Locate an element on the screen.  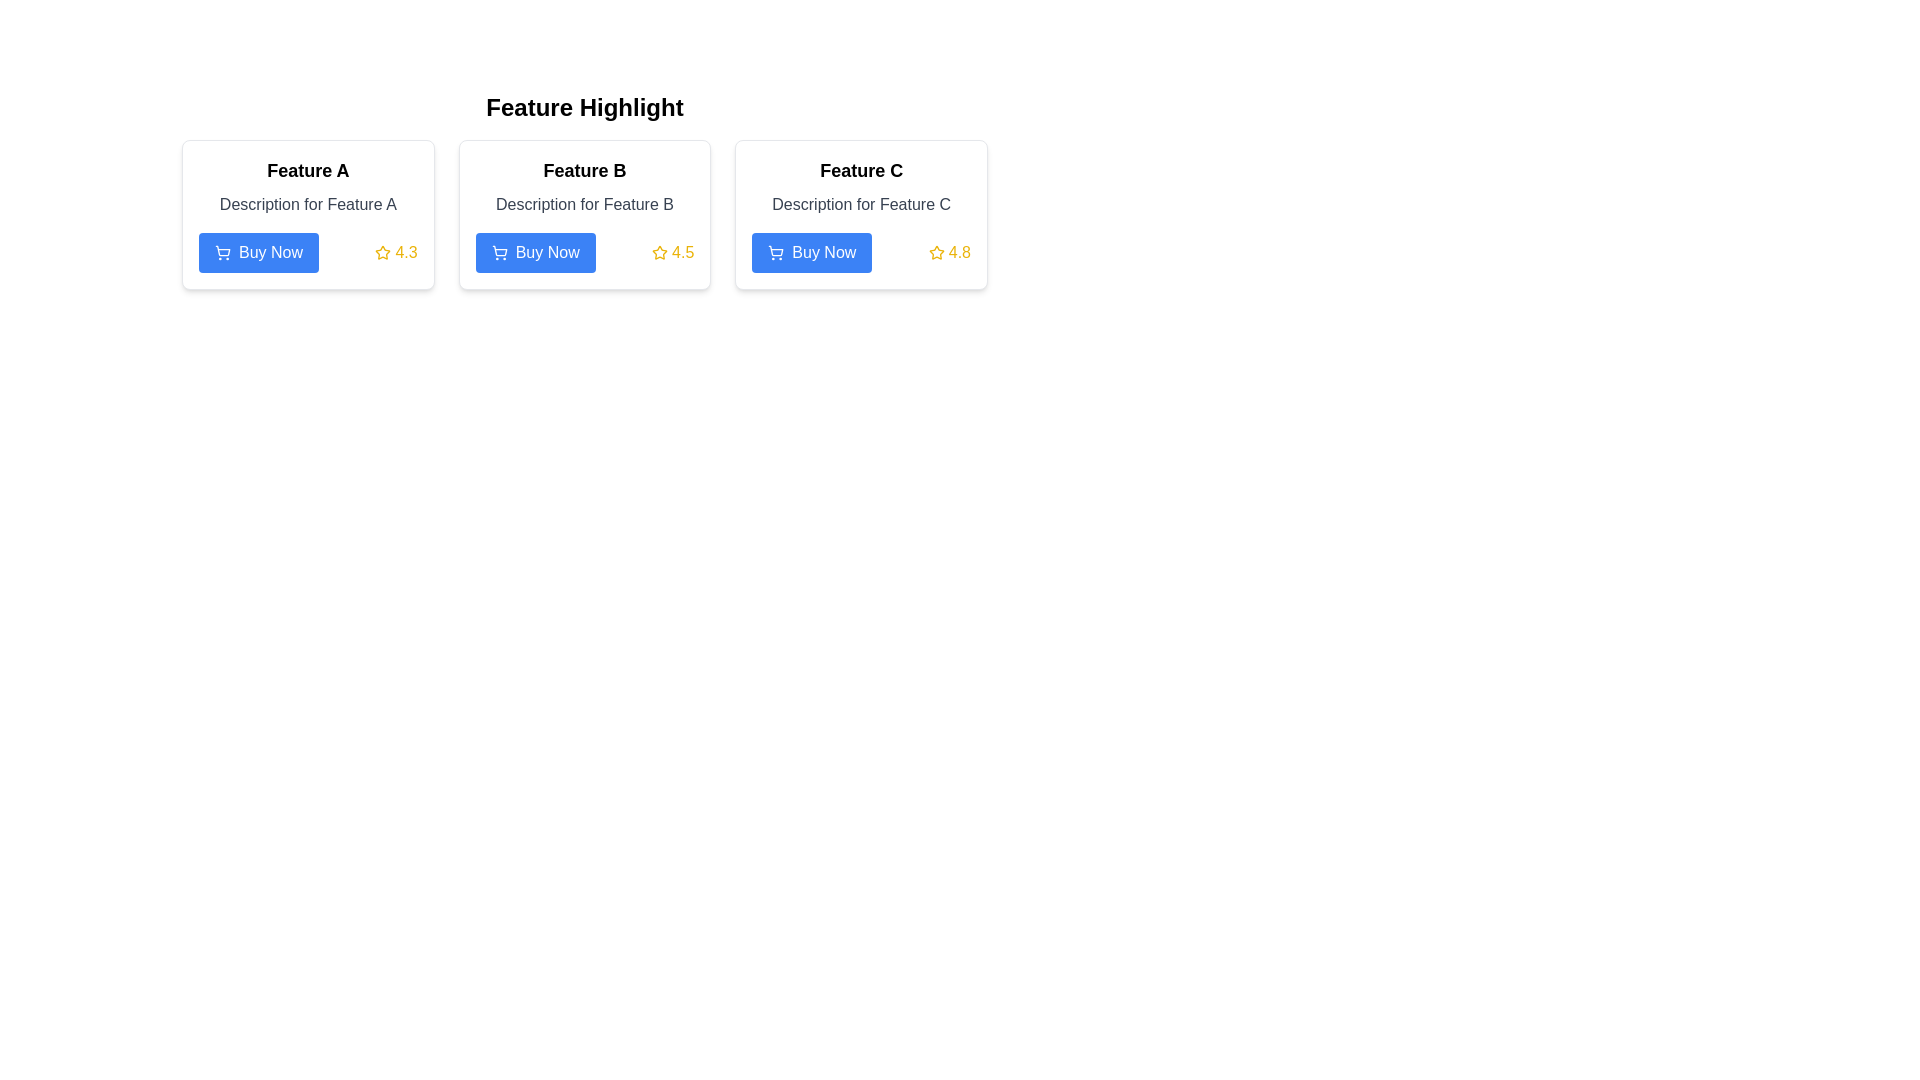
the interactive card in the second column, located below the 'Feature Highlight' section is located at coordinates (584, 215).